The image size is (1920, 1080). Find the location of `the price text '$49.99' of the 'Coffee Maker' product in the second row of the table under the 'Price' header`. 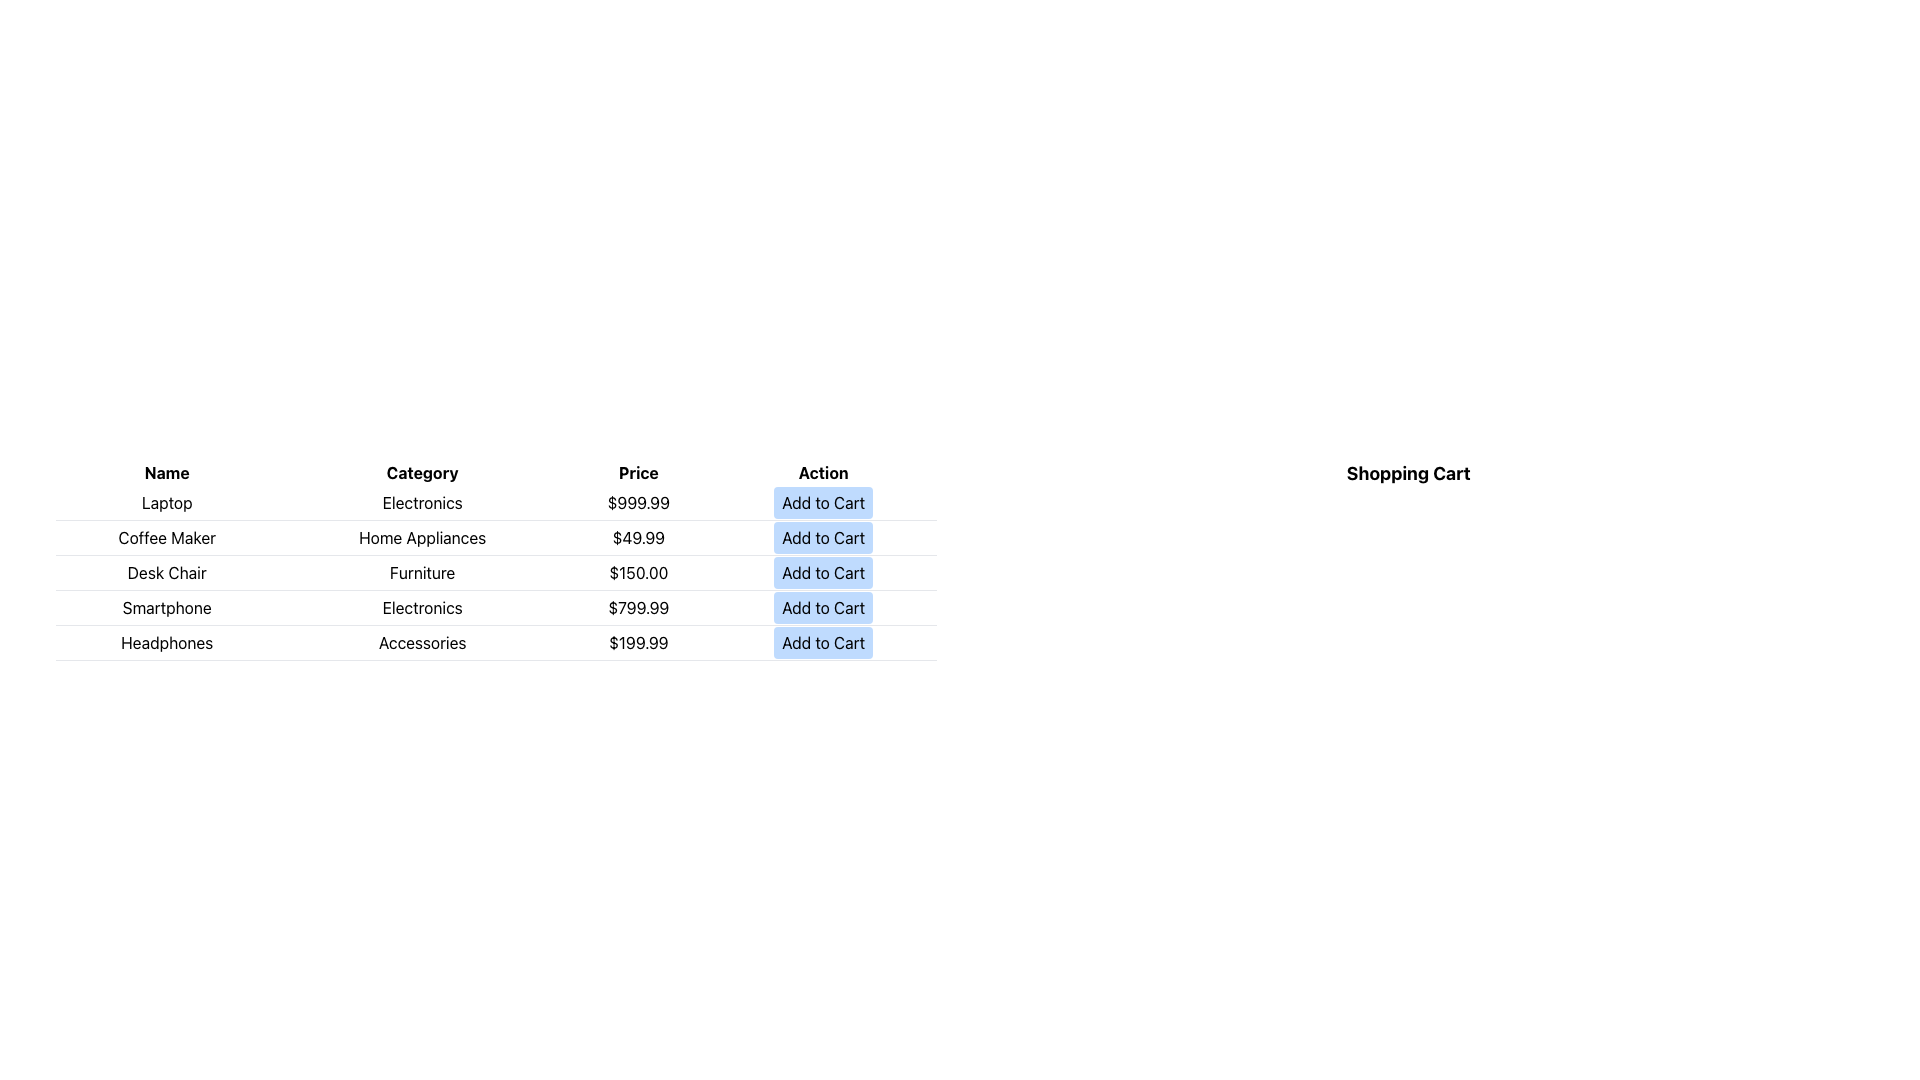

the price text '$49.99' of the 'Coffee Maker' product in the second row of the table under the 'Price' header is located at coordinates (637, 536).